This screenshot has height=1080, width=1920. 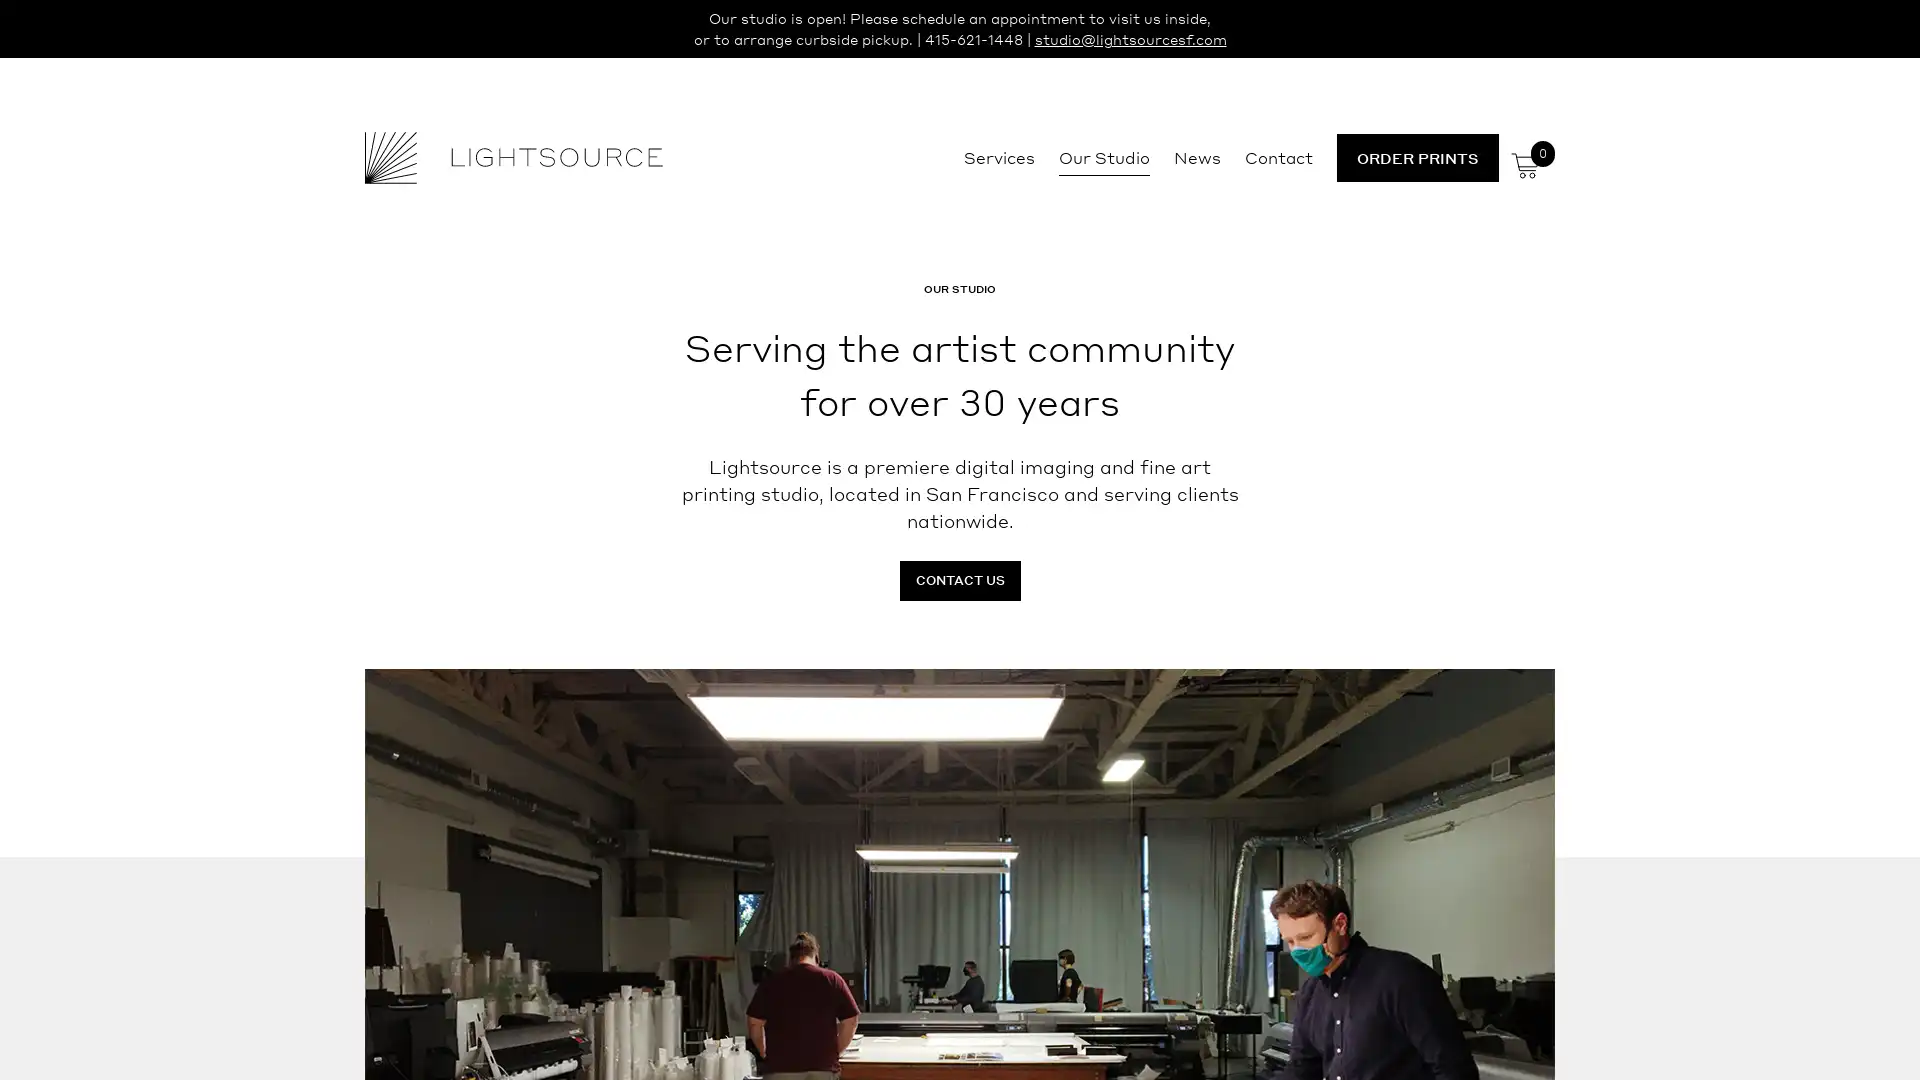 I want to click on Sign up, so click(x=1147, y=696).